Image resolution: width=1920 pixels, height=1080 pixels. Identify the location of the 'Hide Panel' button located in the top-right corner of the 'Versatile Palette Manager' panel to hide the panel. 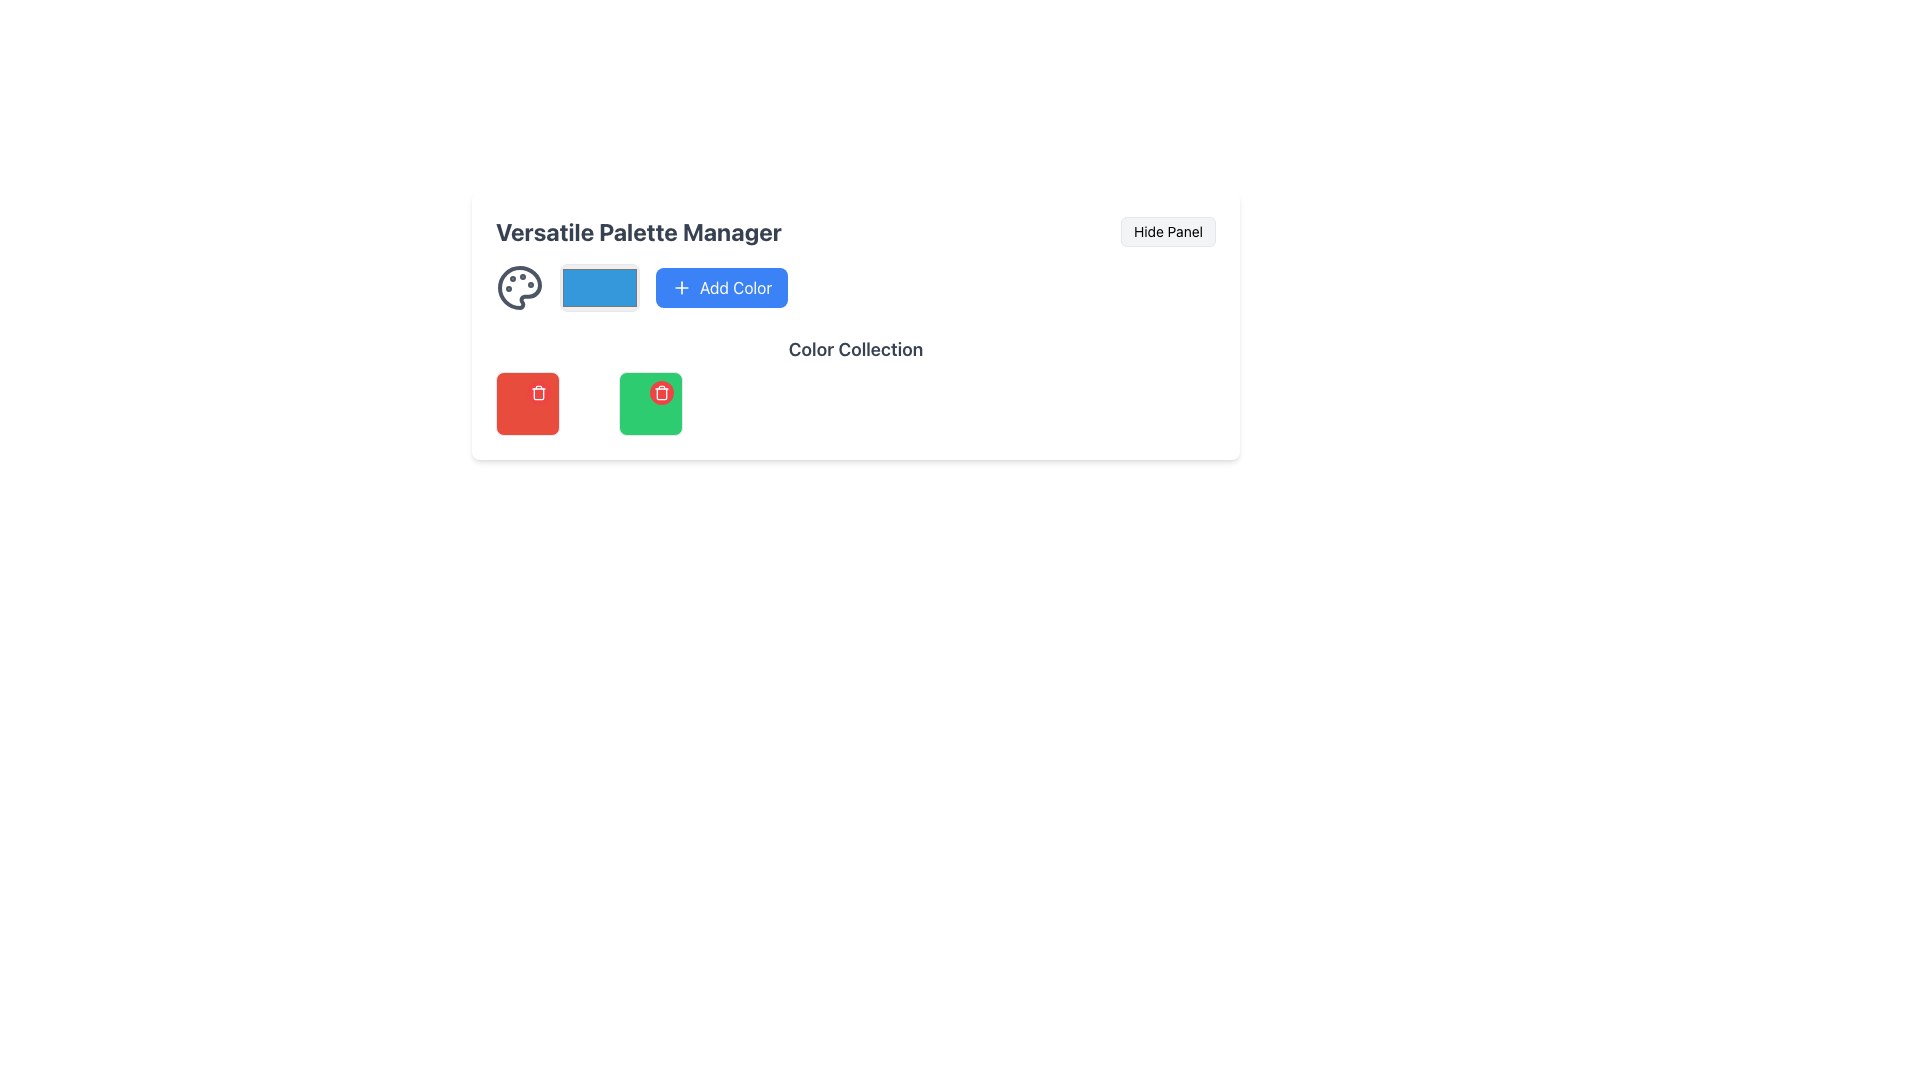
(1168, 230).